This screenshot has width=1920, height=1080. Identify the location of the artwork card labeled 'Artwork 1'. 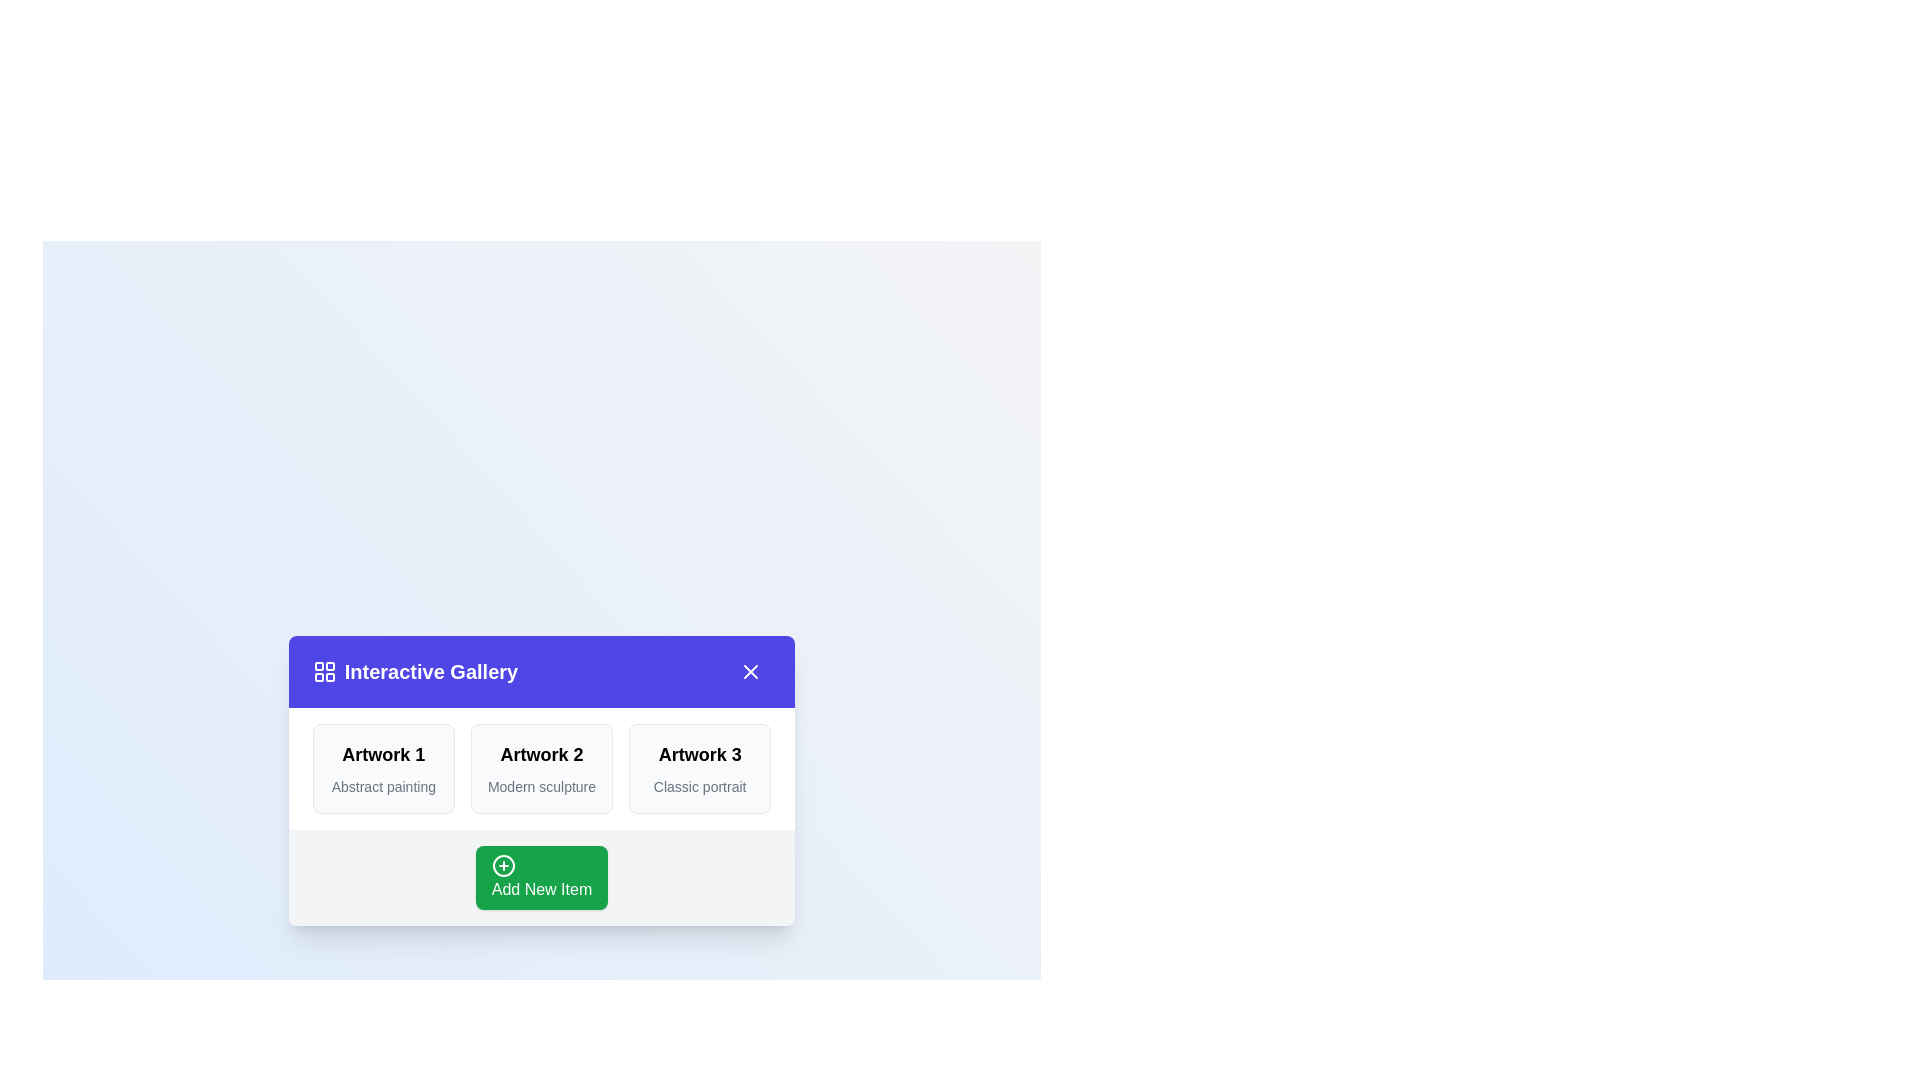
(383, 767).